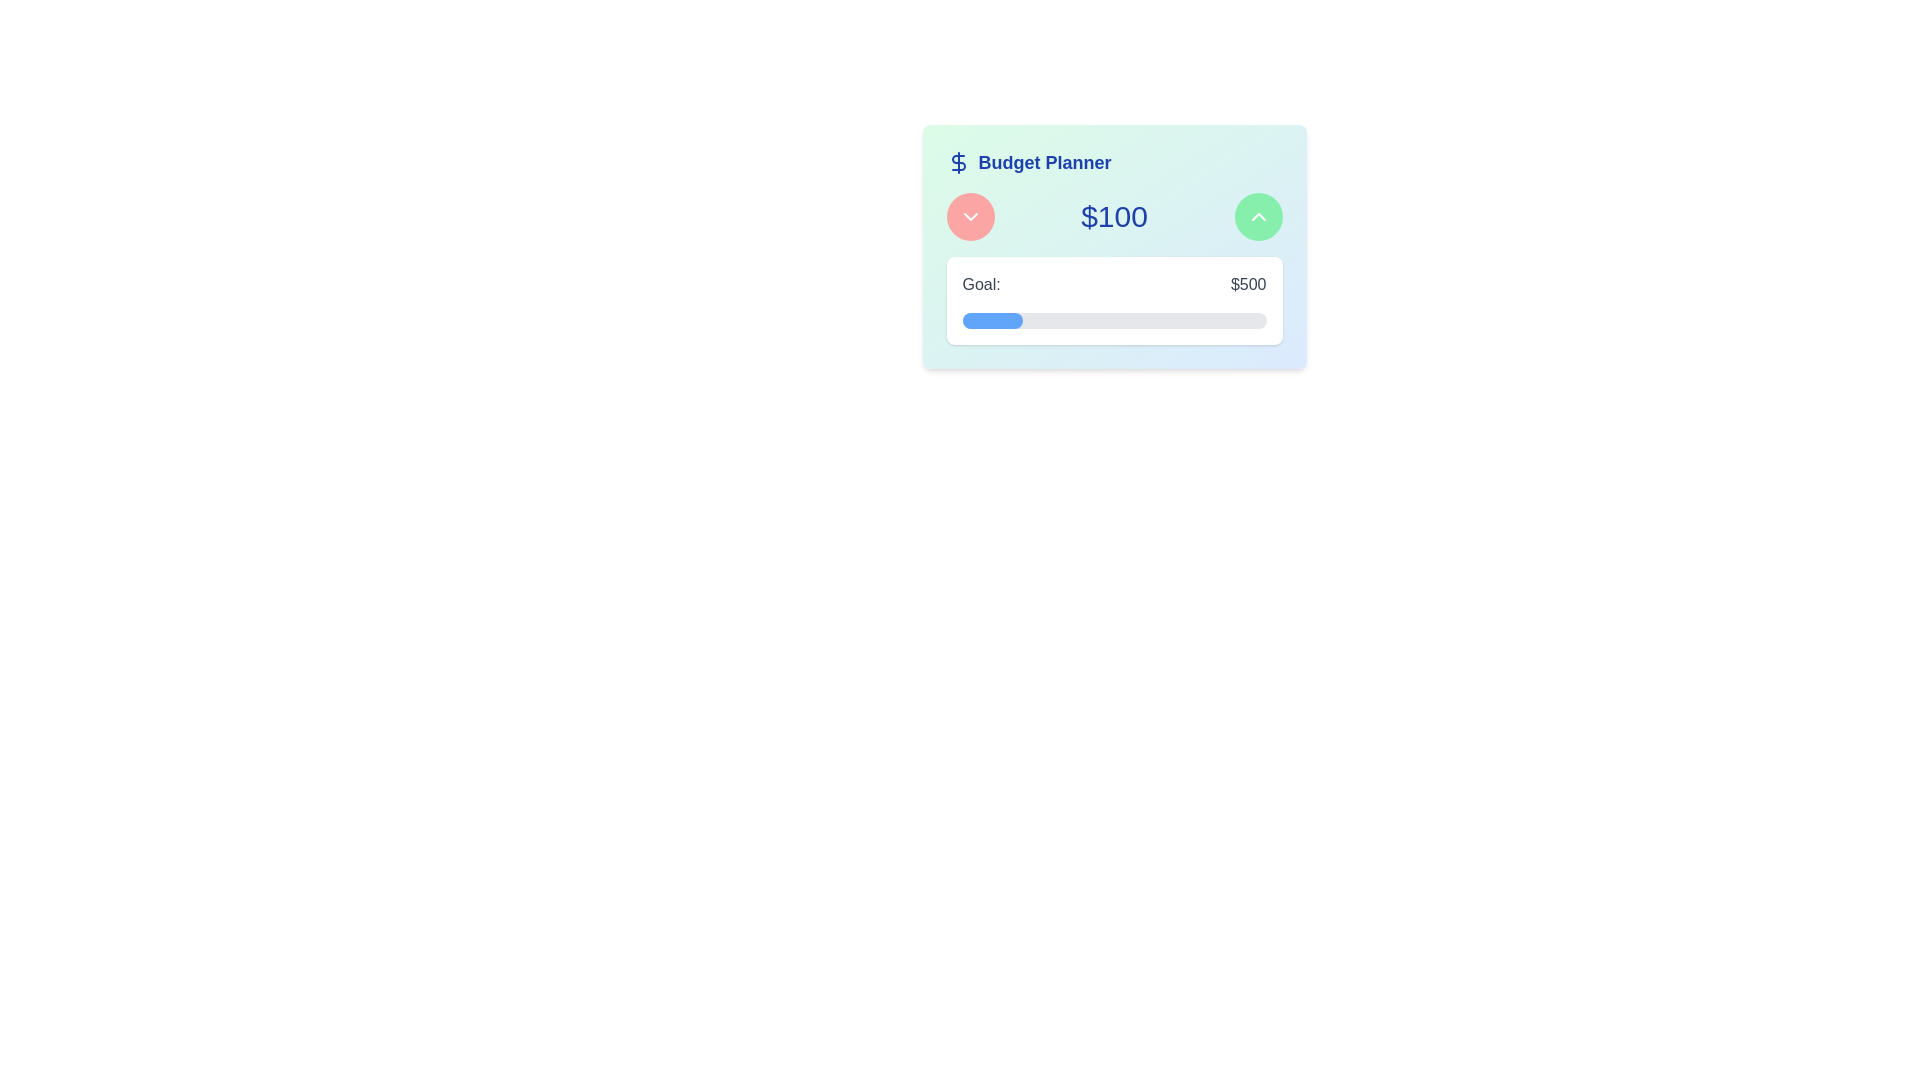  Describe the element at coordinates (1257, 216) in the screenshot. I see `the icon embedded in the green button located in the upper-right corner of the 'Budget Planner' card for keyboard navigation` at that location.